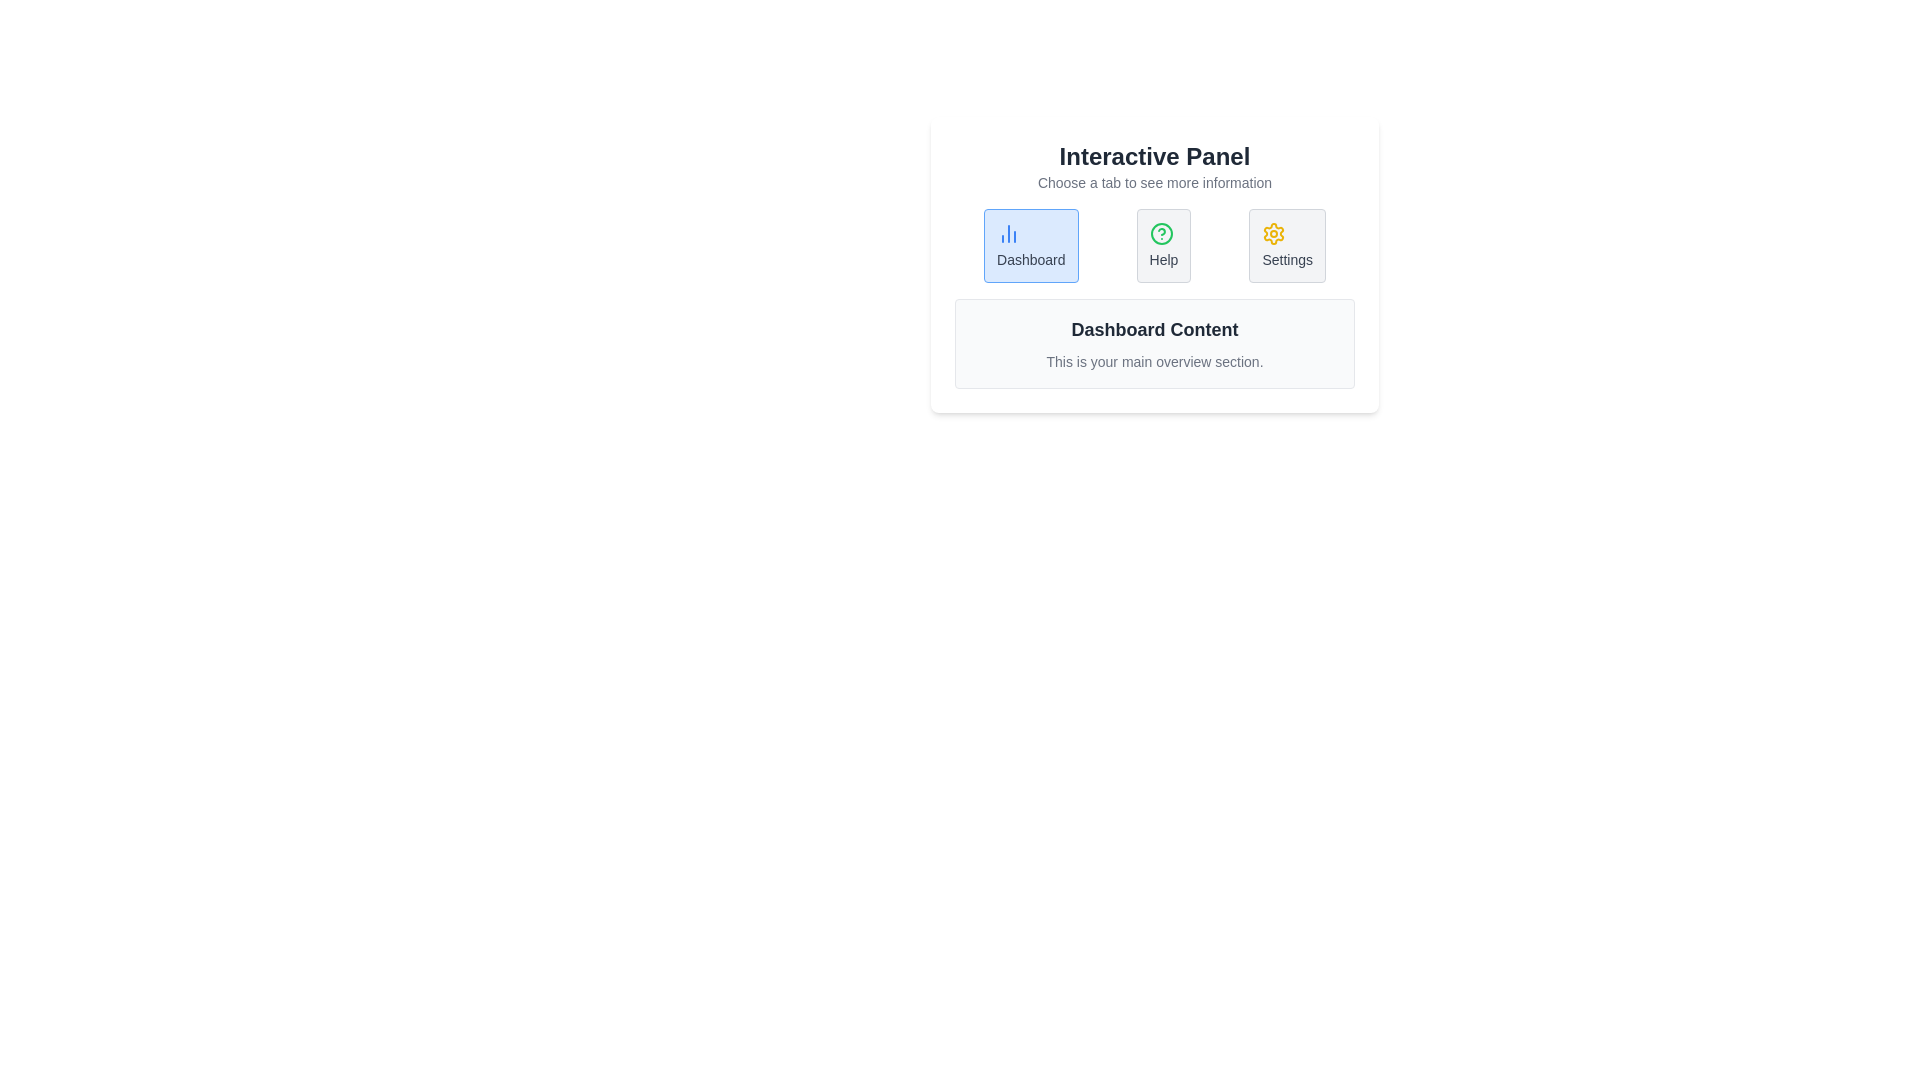 This screenshot has width=1920, height=1080. Describe the element at coordinates (1155, 165) in the screenshot. I see `the text content element that serves as the informative header or title for the card, which is located at the top of the card layout and centered horizontally above the options 'Dashboard,' 'Help,' and 'Settings.'` at that location.